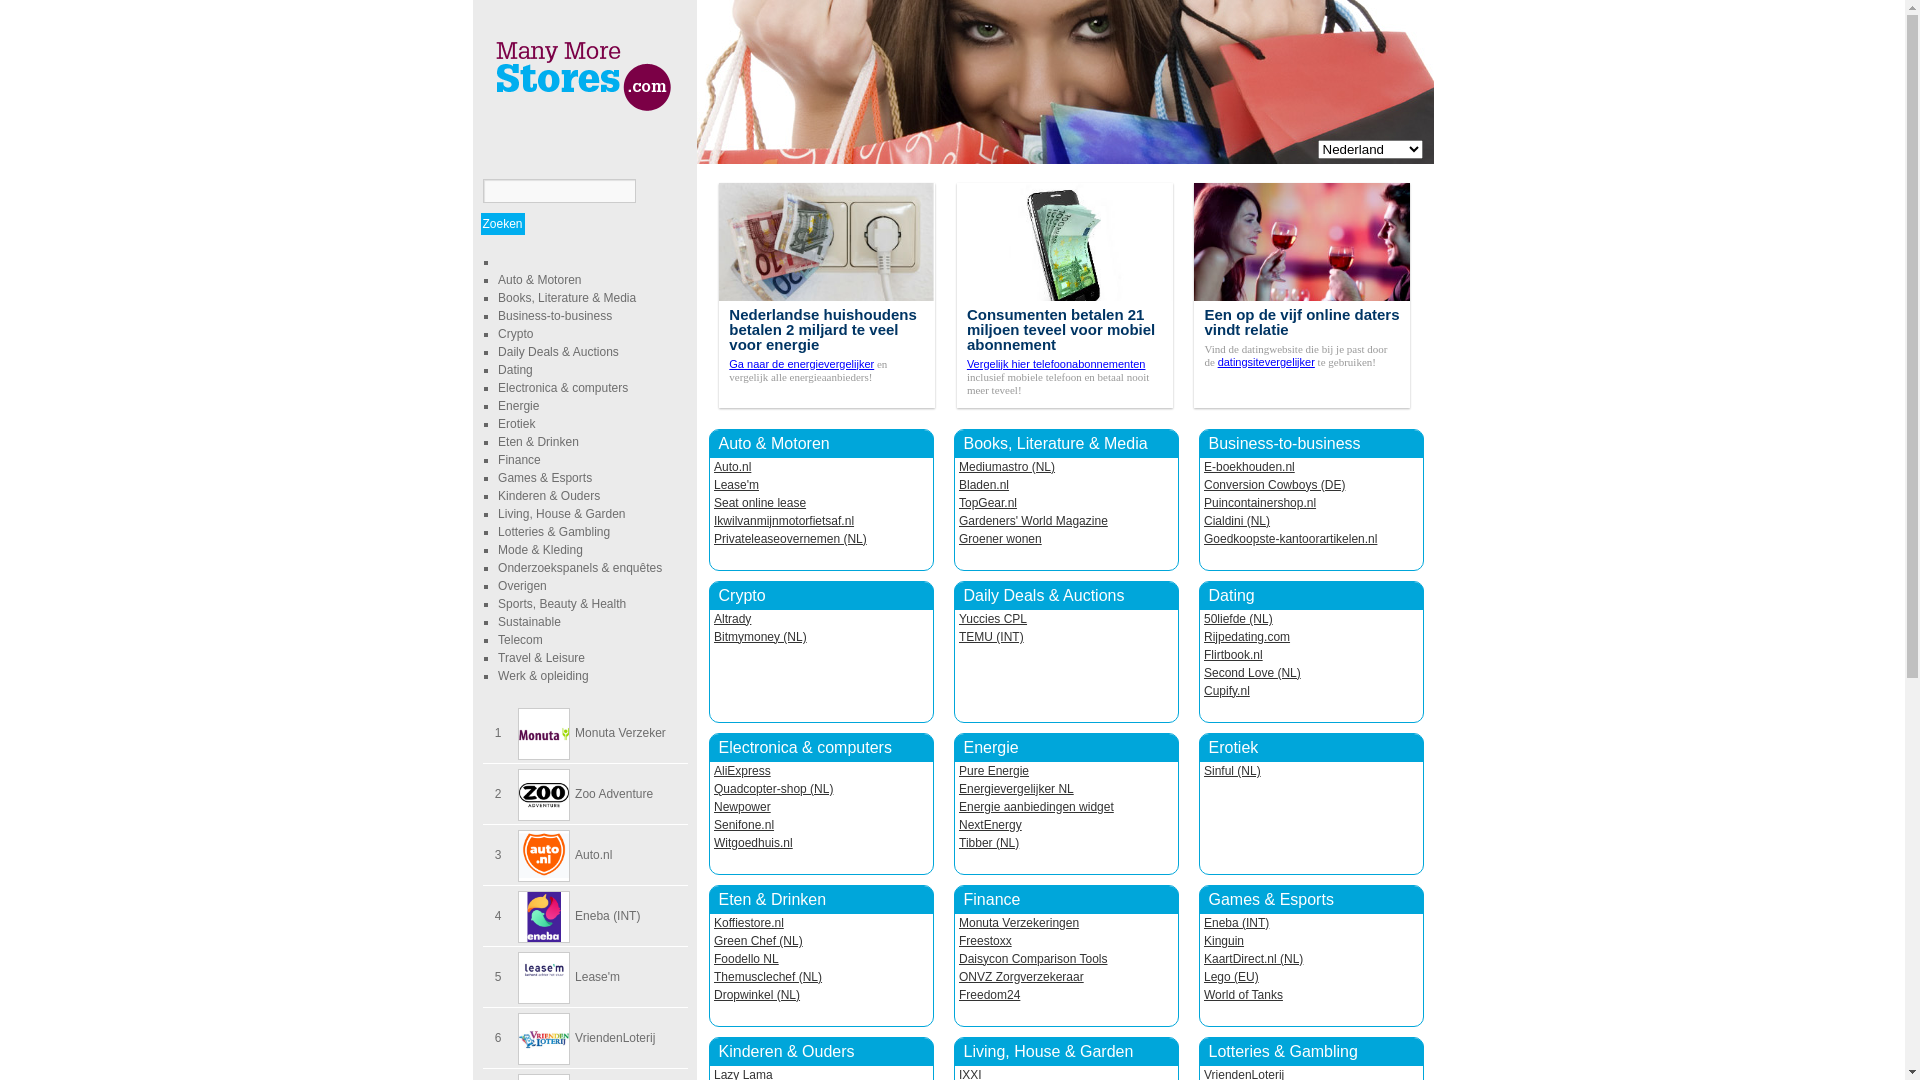 This screenshot has width=1920, height=1080. What do you see at coordinates (1016, 788) in the screenshot?
I see `'Energievergelijker NL'` at bounding box center [1016, 788].